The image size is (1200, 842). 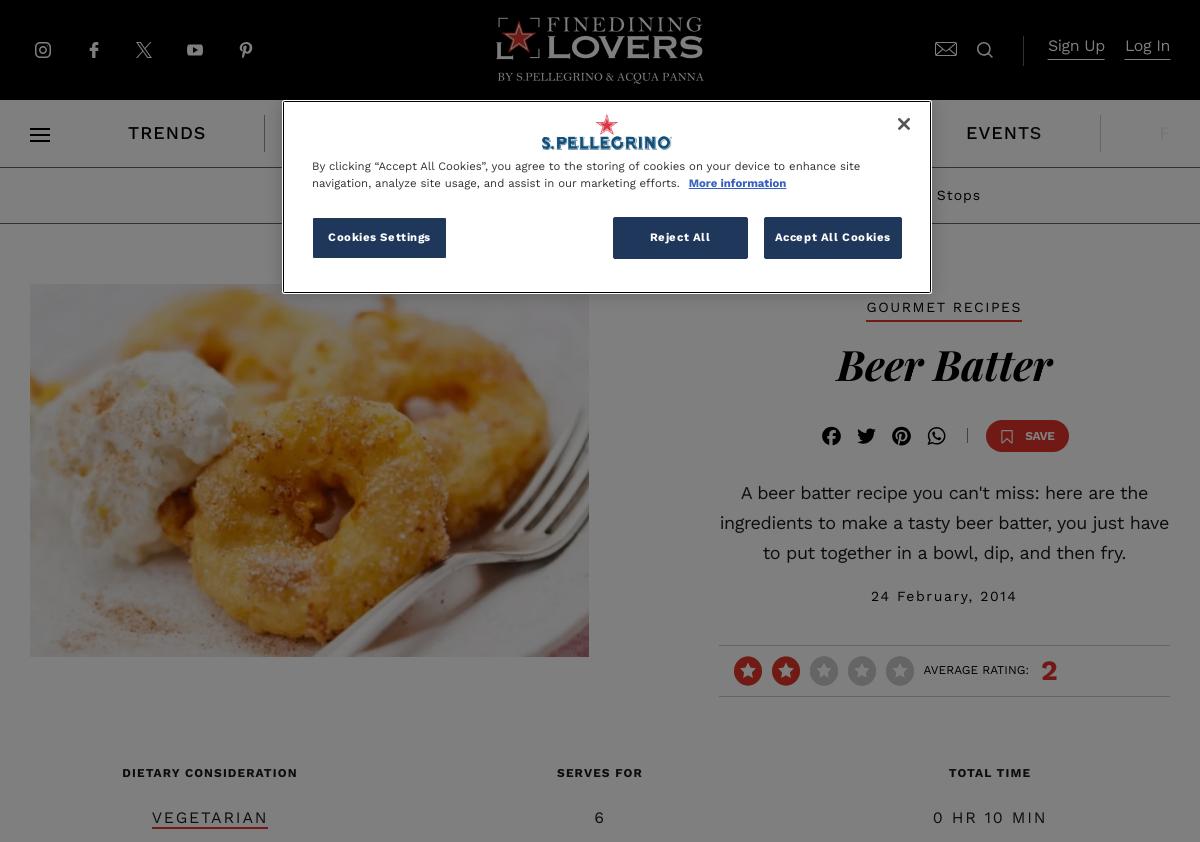 What do you see at coordinates (1011, 816) in the screenshot?
I see `'MIN'` at bounding box center [1011, 816].